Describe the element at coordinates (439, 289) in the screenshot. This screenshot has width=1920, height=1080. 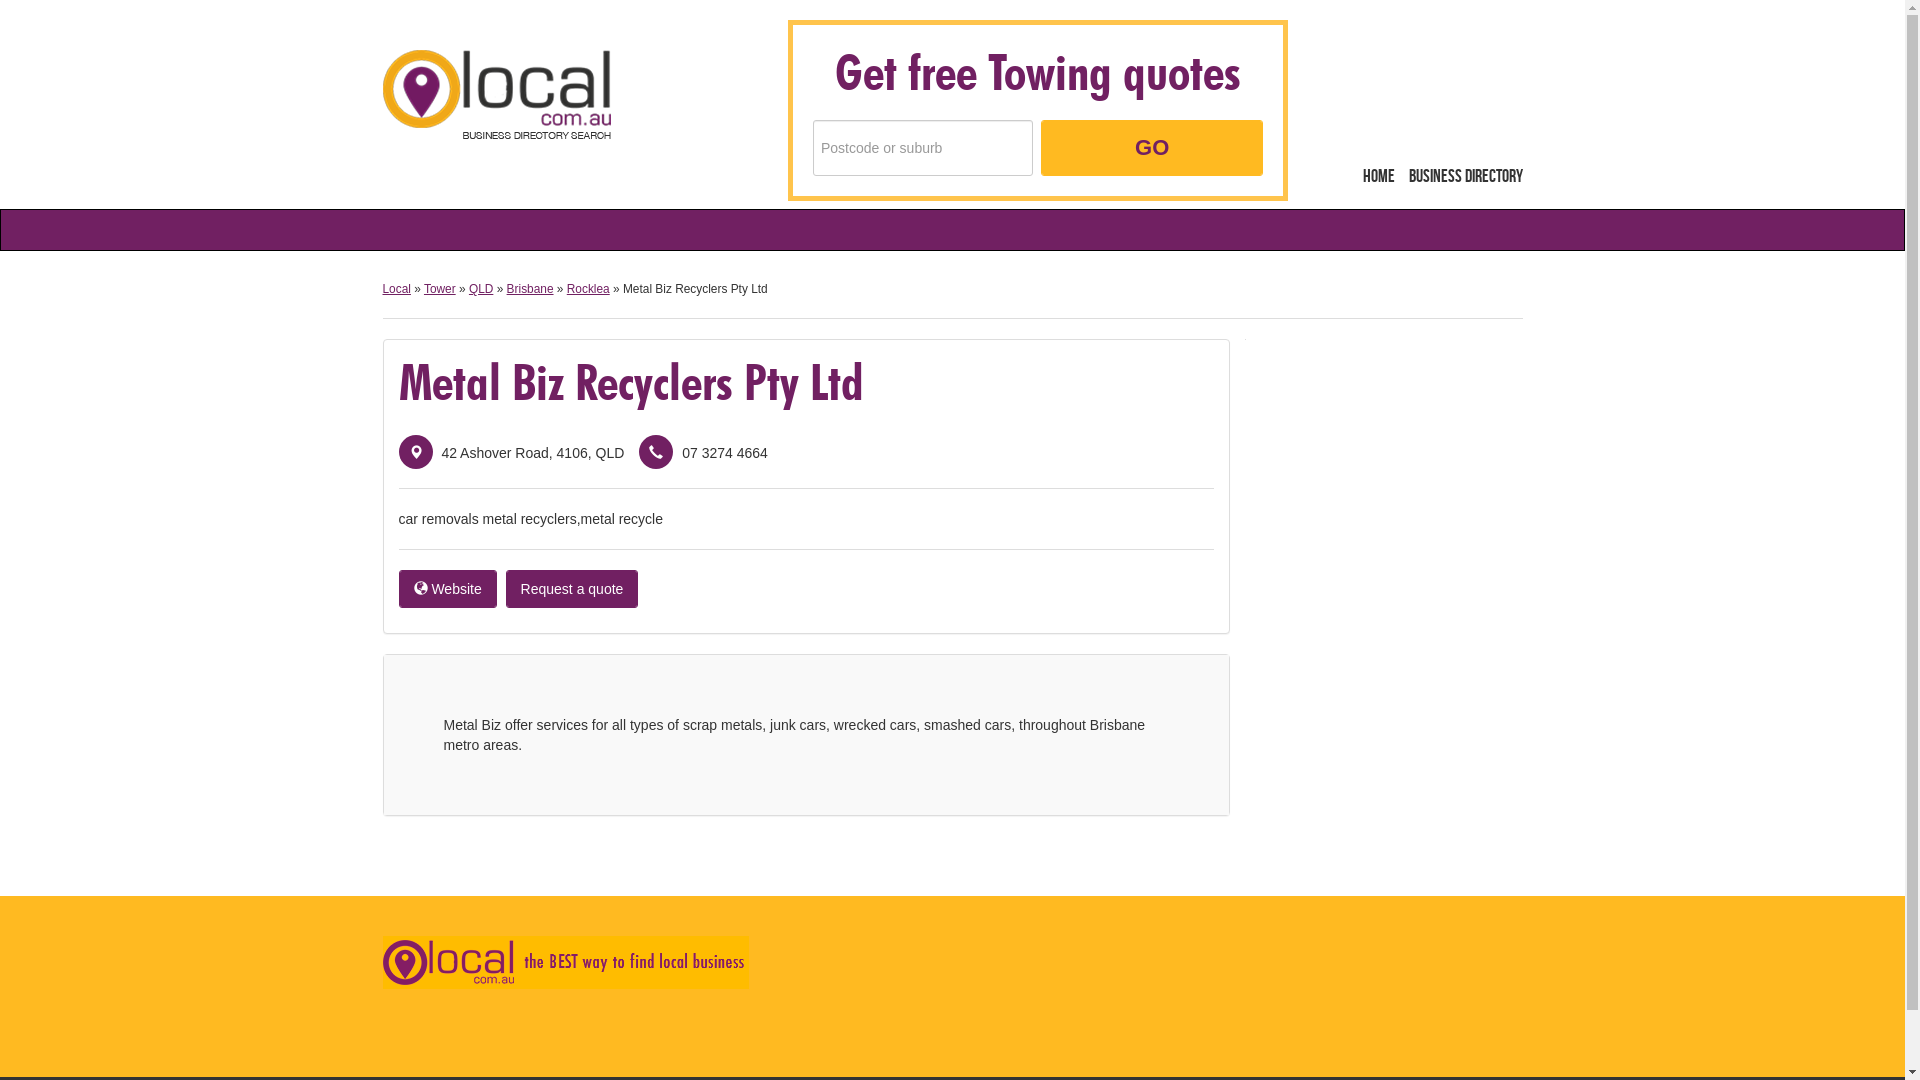
I see `'Tower'` at that location.